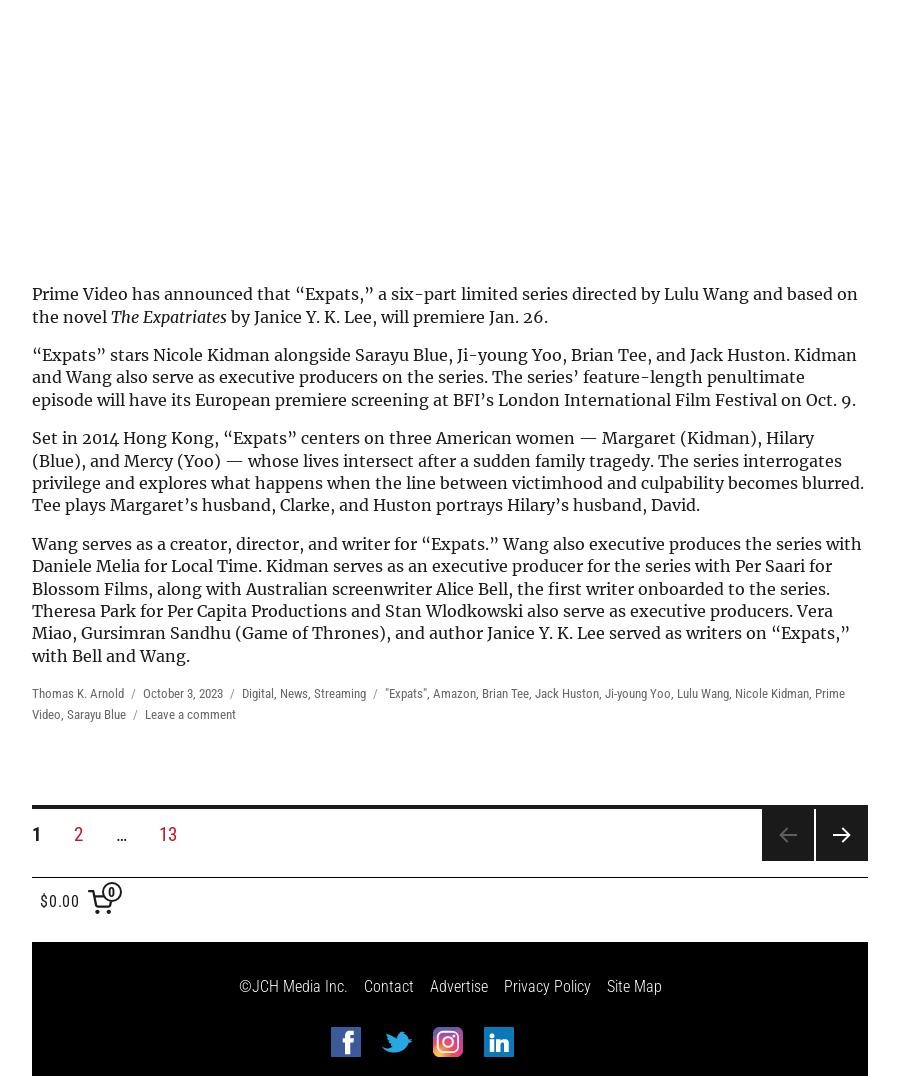  I want to click on 'Amazon', so click(453, 693).